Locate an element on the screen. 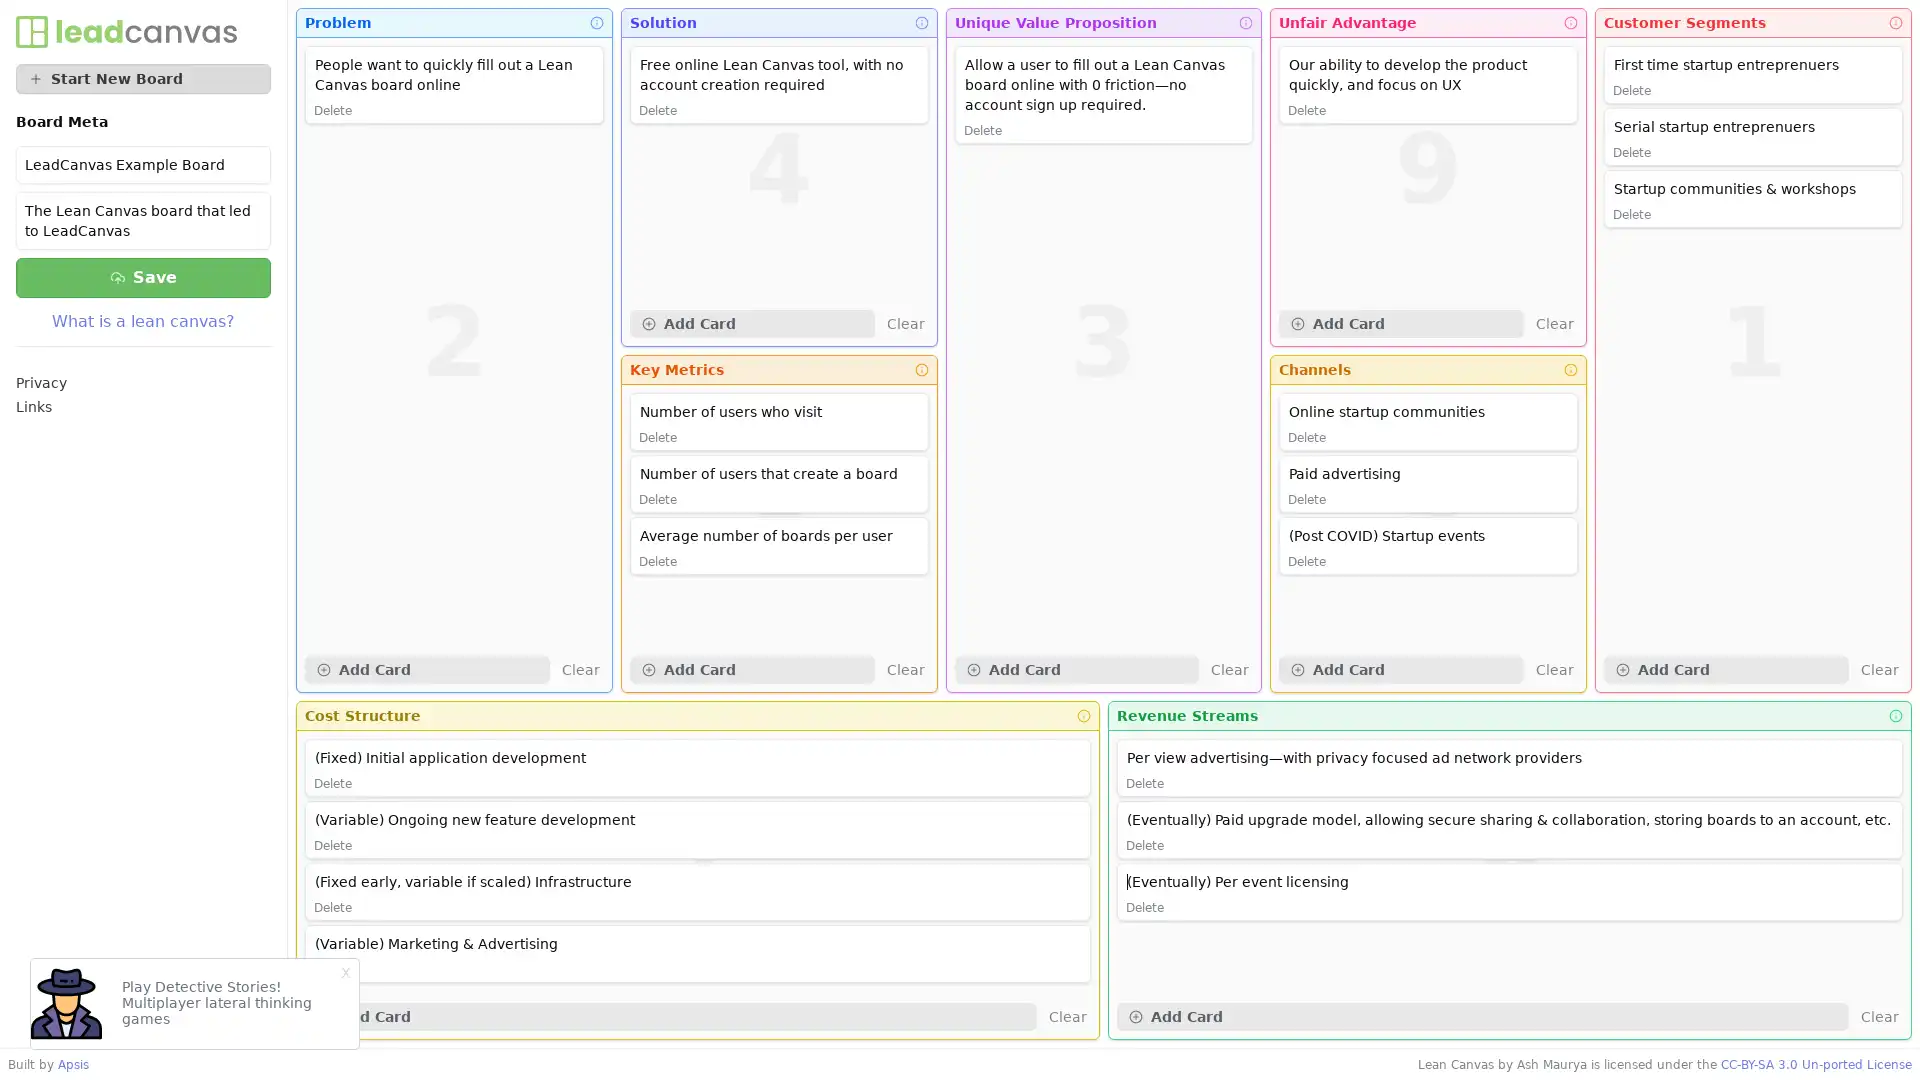  Delete is located at coordinates (1632, 152).